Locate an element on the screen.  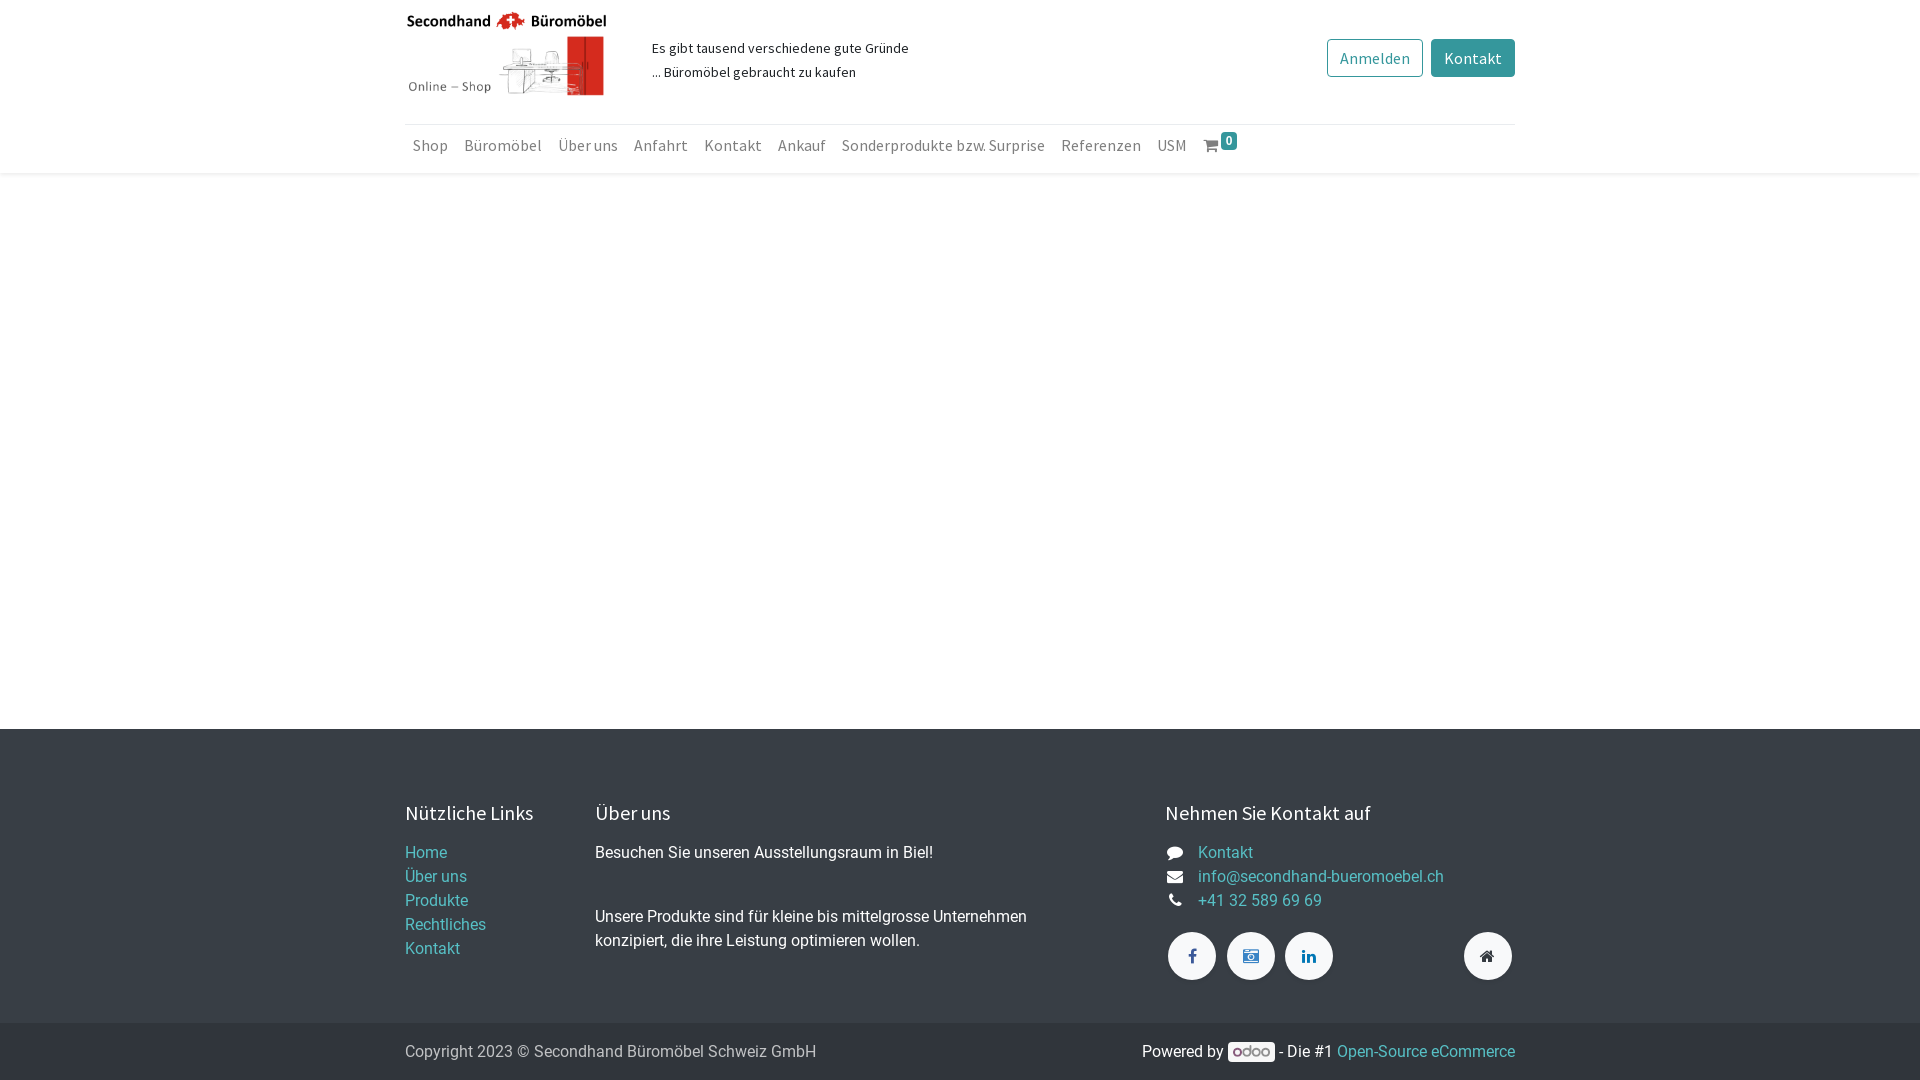
'Ankauf' is located at coordinates (801, 144).